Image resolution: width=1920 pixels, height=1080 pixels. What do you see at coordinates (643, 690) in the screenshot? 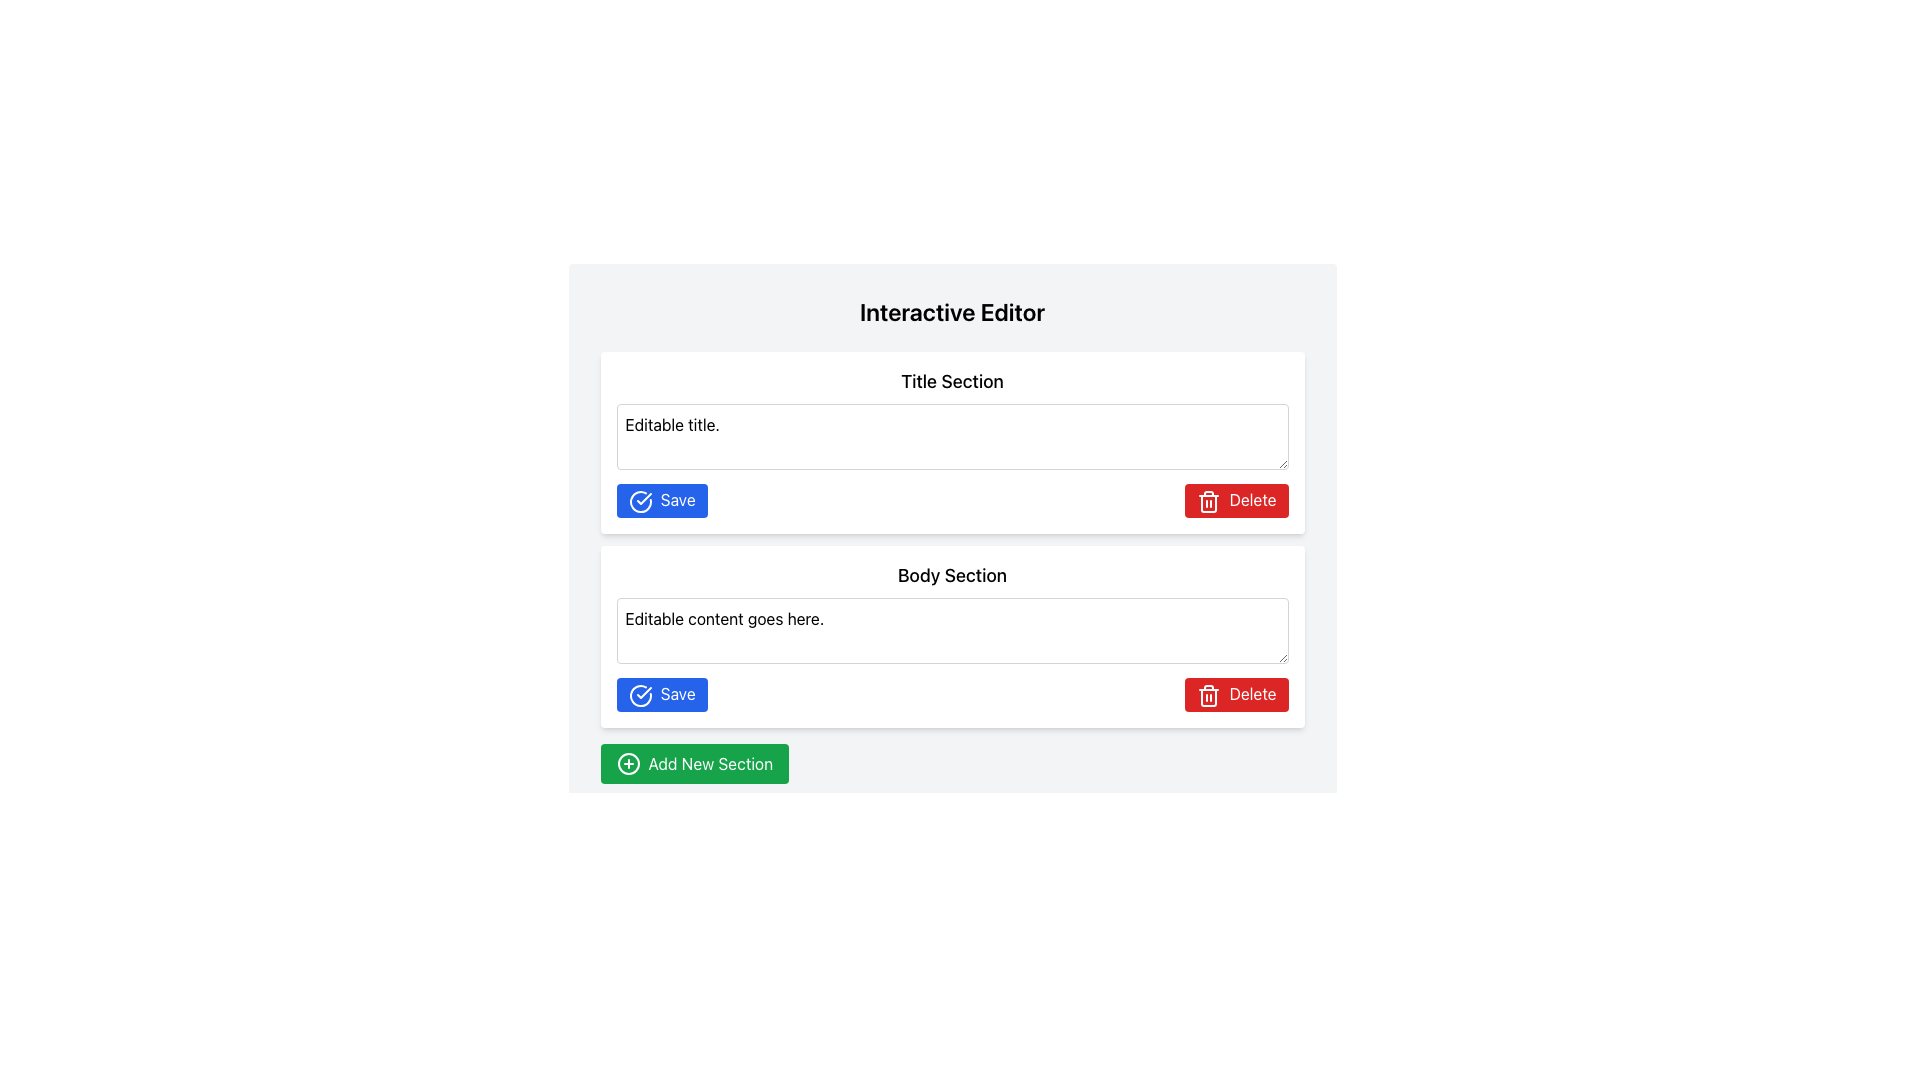
I see `the checkmark icon located within a circular graphic adjacent to the 'Save' button to indicate its success or readiness state` at bounding box center [643, 690].